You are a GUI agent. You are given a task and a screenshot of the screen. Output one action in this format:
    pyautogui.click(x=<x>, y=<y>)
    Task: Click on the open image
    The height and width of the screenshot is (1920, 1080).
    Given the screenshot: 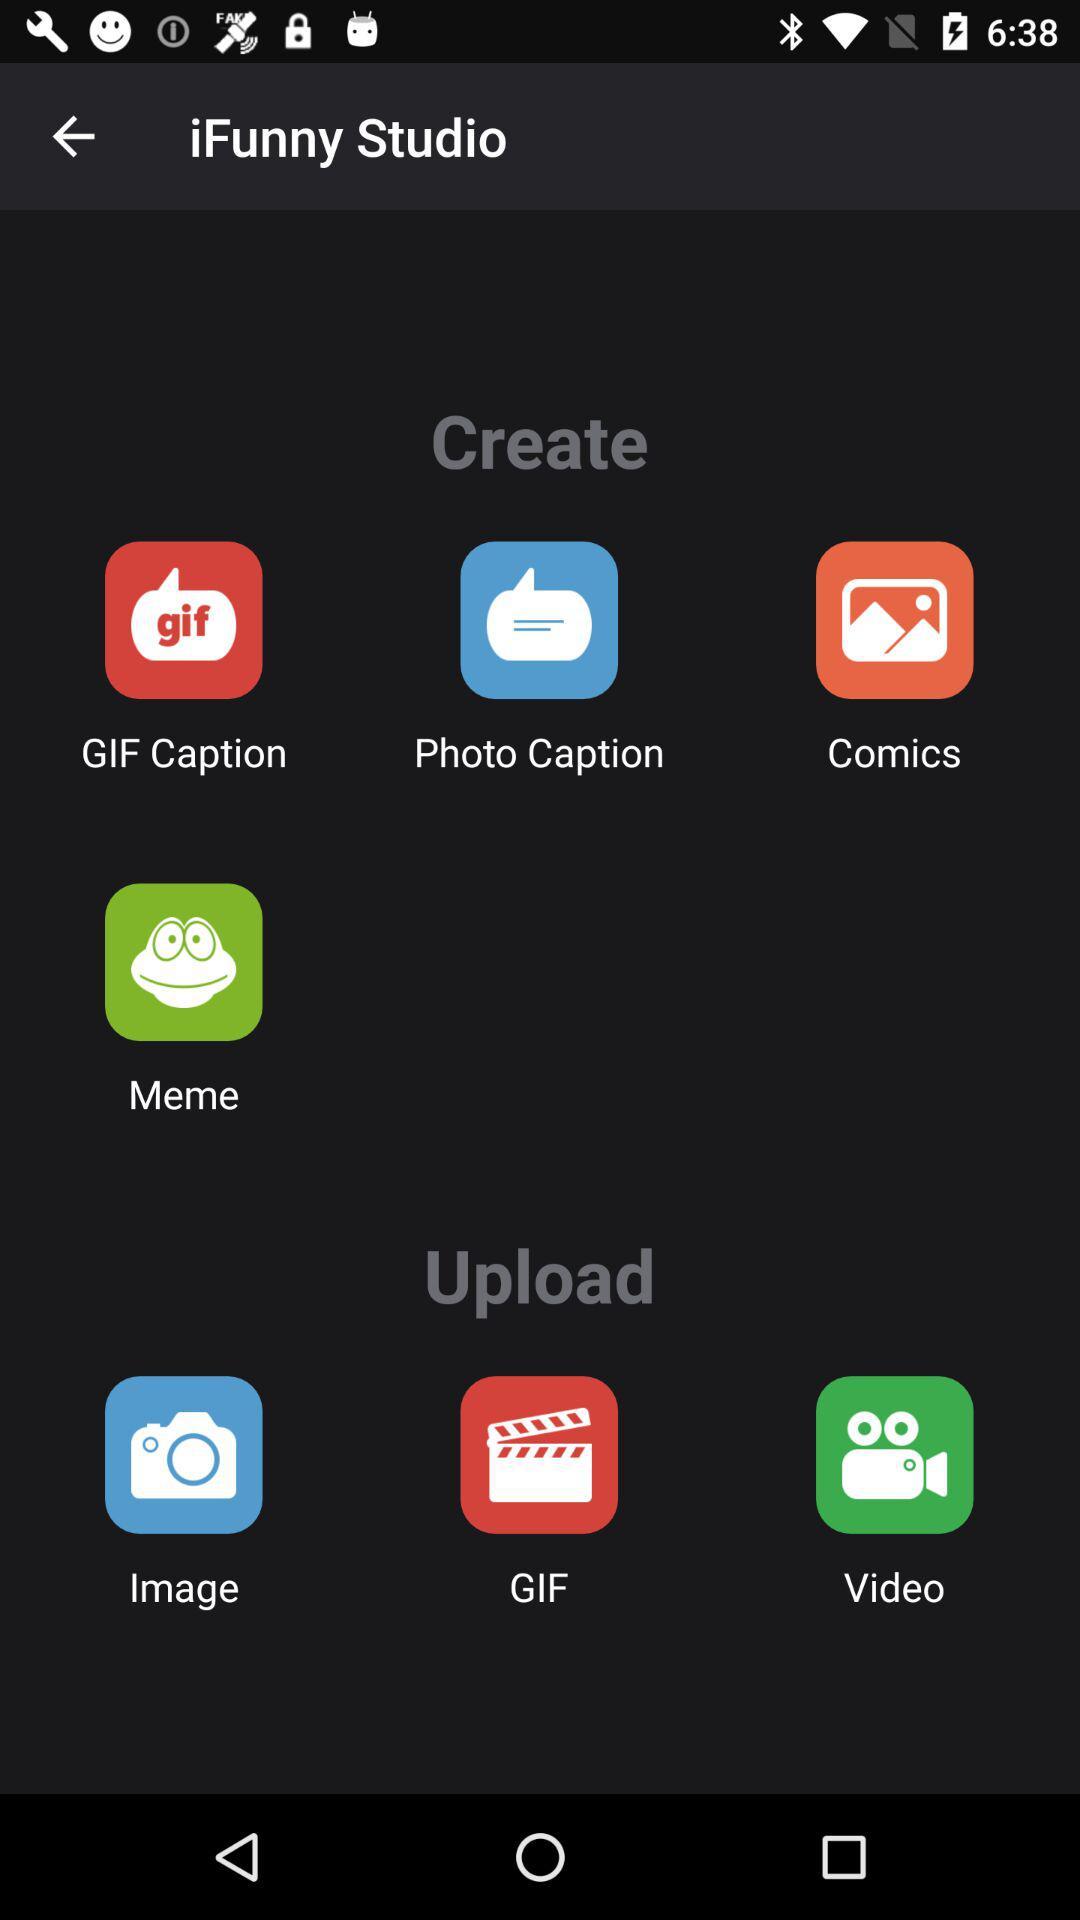 What is the action you would take?
    pyautogui.click(x=183, y=1454)
    